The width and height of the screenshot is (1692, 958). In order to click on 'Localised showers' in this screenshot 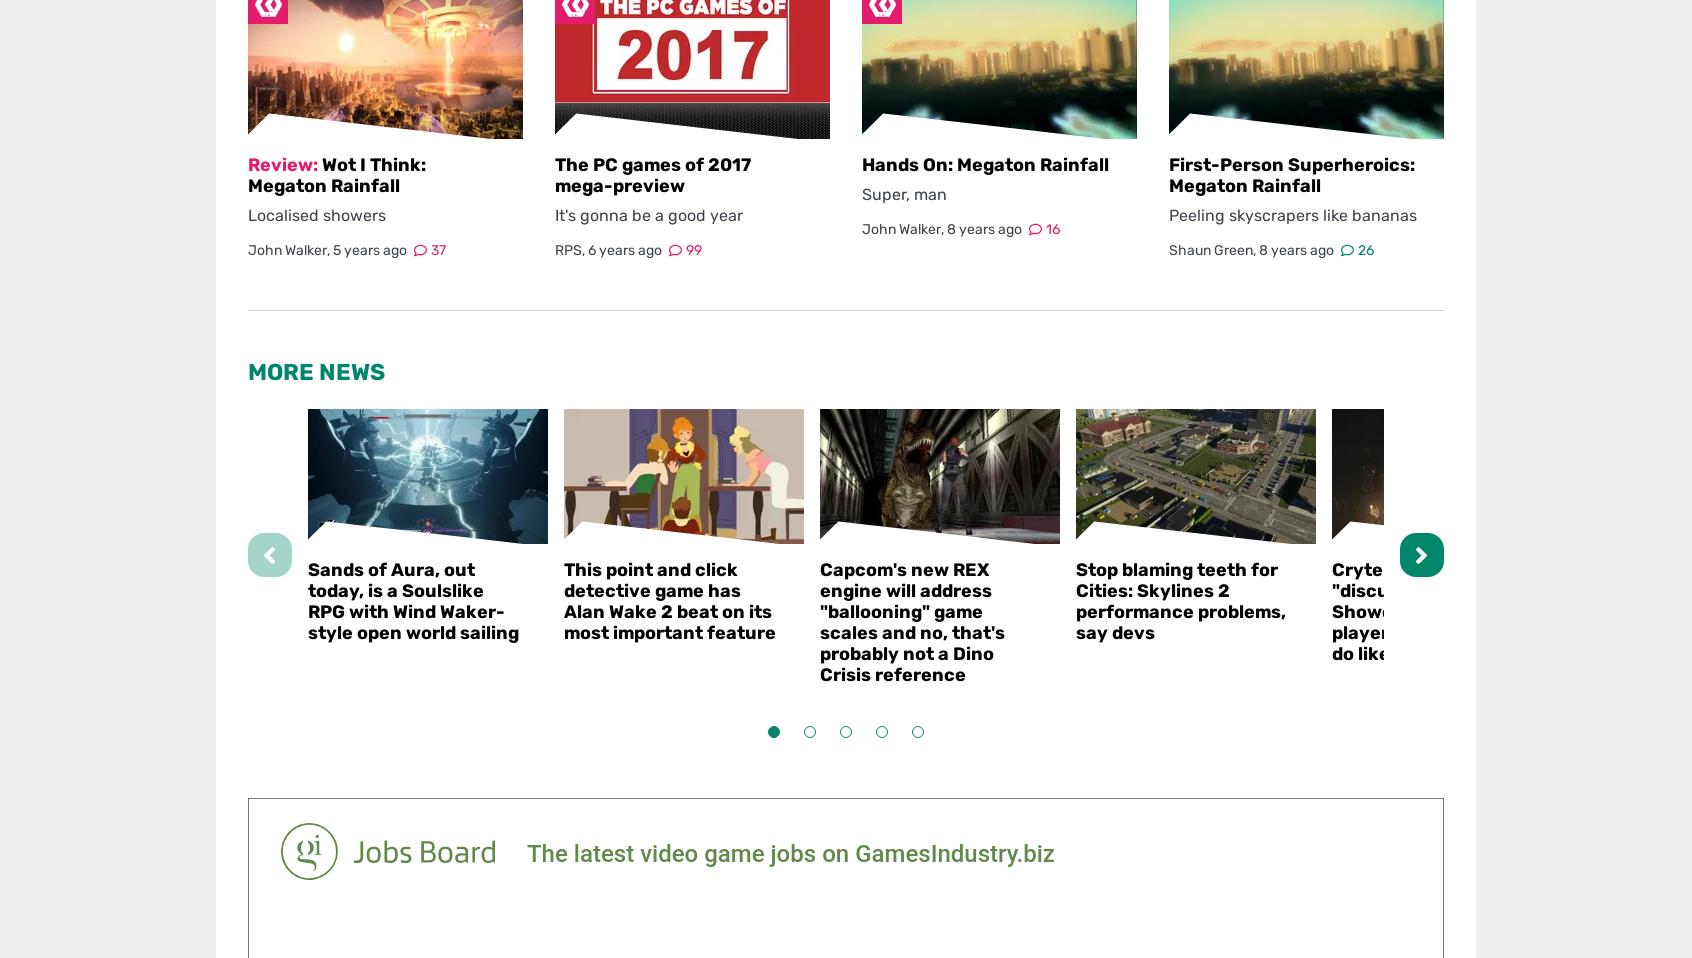, I will do `click(316, 214)`.